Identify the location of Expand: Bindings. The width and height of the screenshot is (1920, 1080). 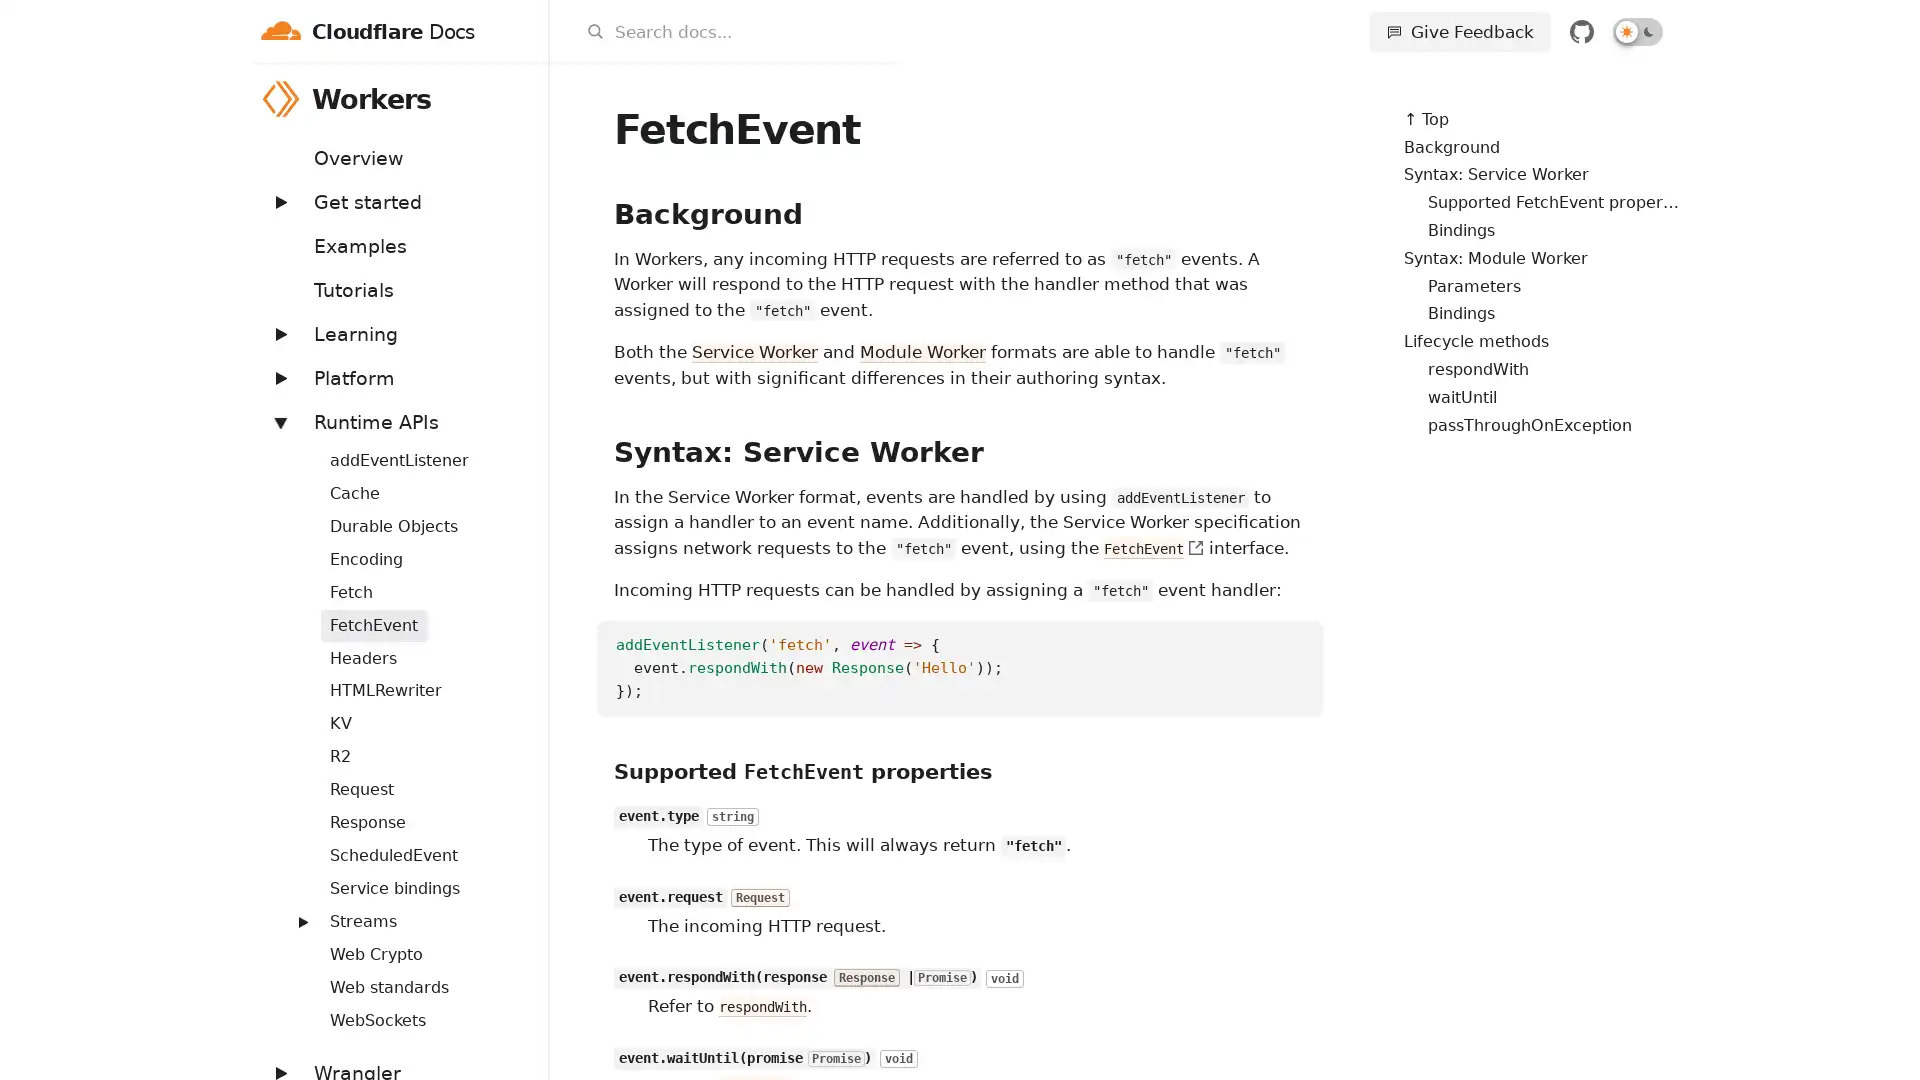
(291, 447).